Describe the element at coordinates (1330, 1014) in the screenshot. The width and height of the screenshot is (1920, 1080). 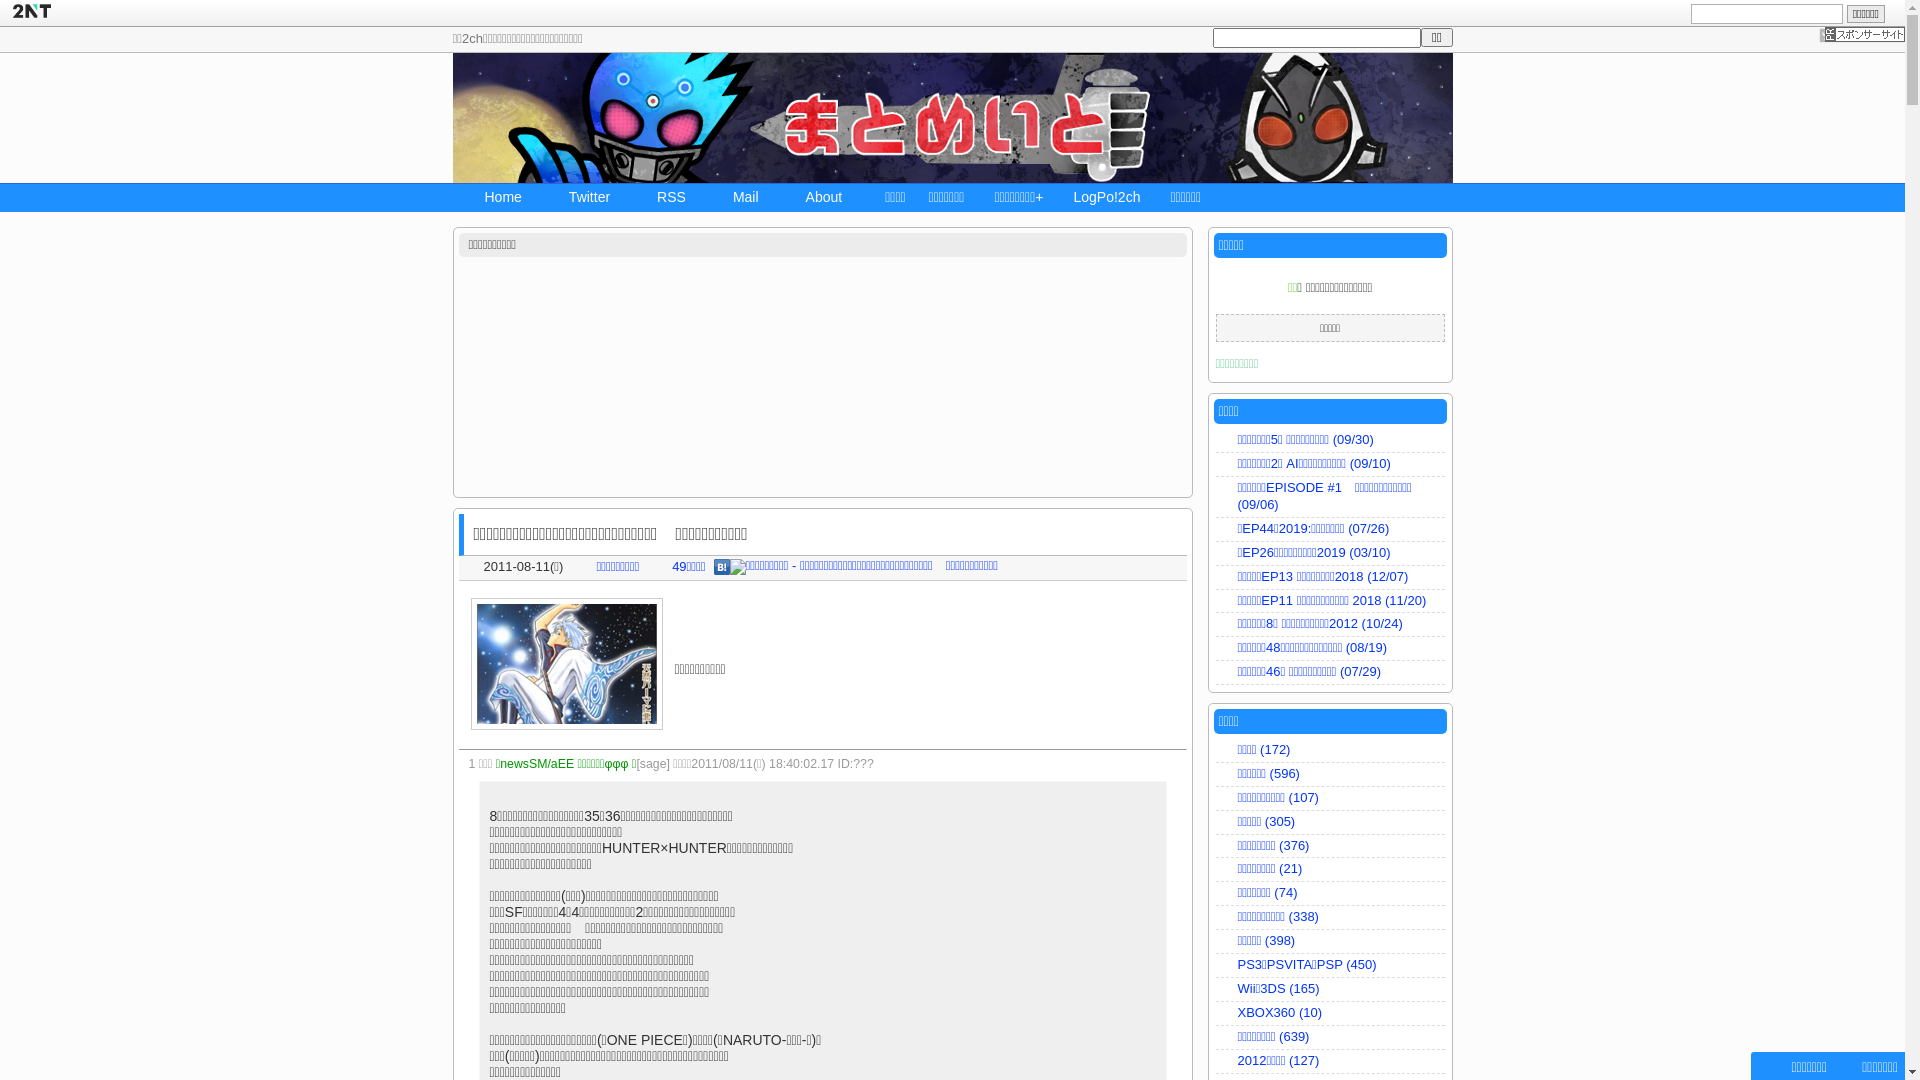
I see `'XBOX360 (10)'` at that location.